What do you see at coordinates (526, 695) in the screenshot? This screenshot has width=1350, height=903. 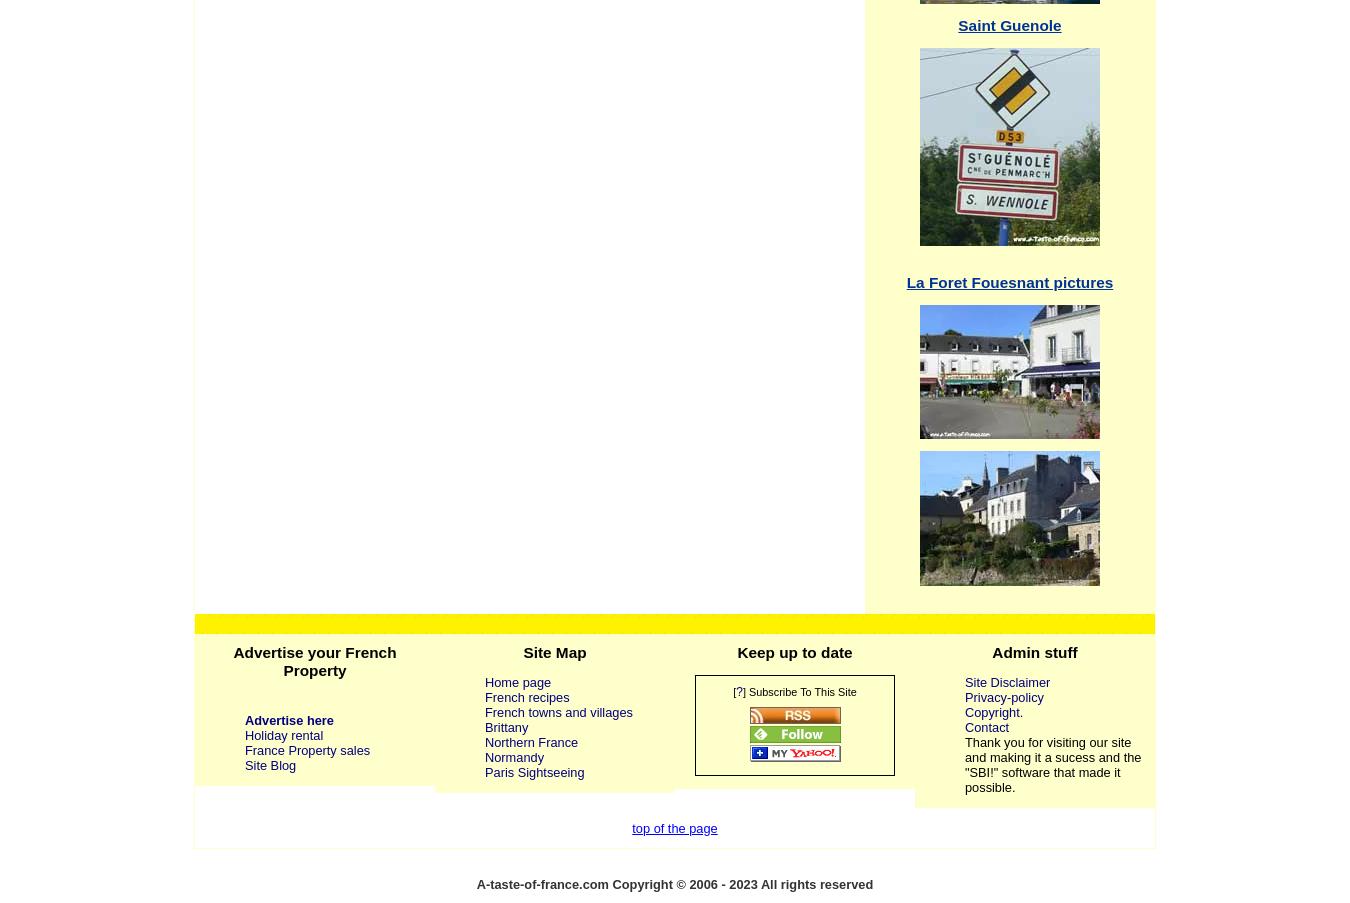 I see `'French recipes'` at bounding box center [526, 695].